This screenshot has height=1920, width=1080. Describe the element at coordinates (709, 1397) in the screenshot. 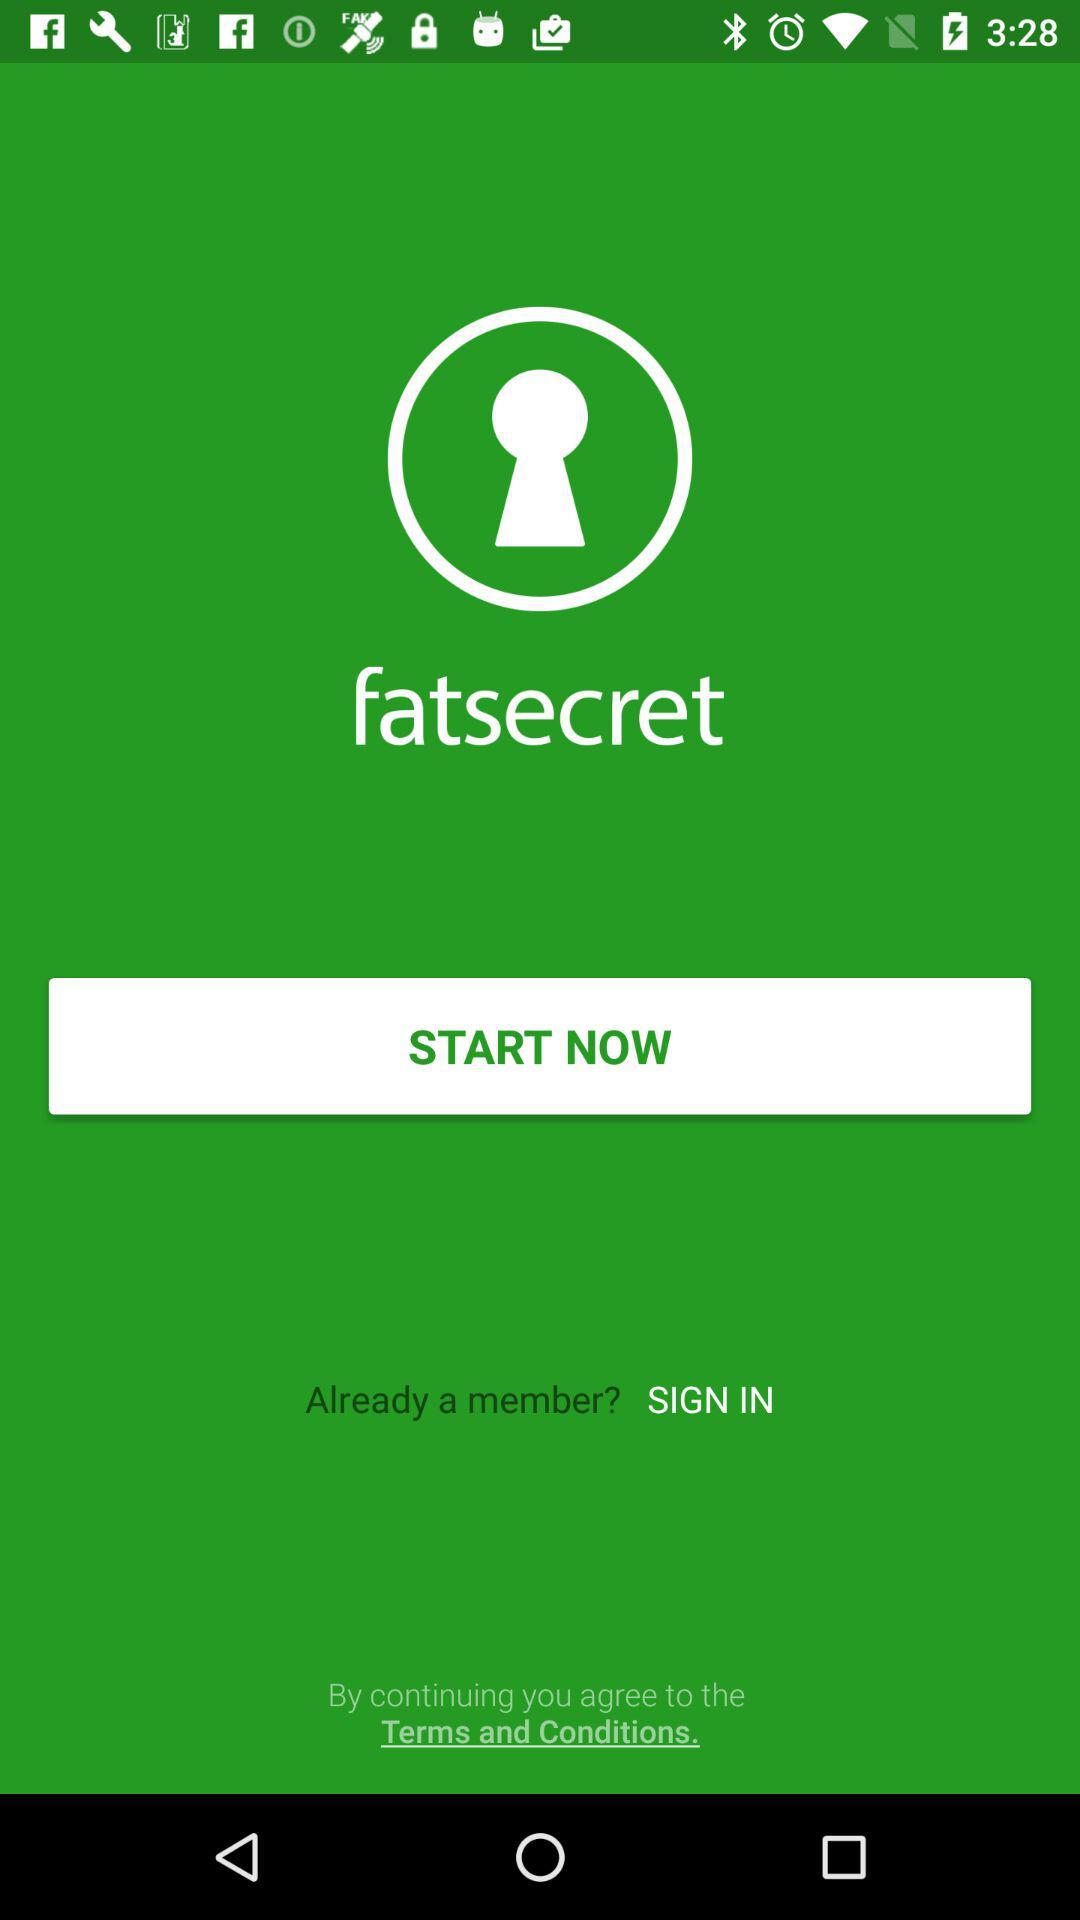

I see `item to the right of already a member?` at that location.